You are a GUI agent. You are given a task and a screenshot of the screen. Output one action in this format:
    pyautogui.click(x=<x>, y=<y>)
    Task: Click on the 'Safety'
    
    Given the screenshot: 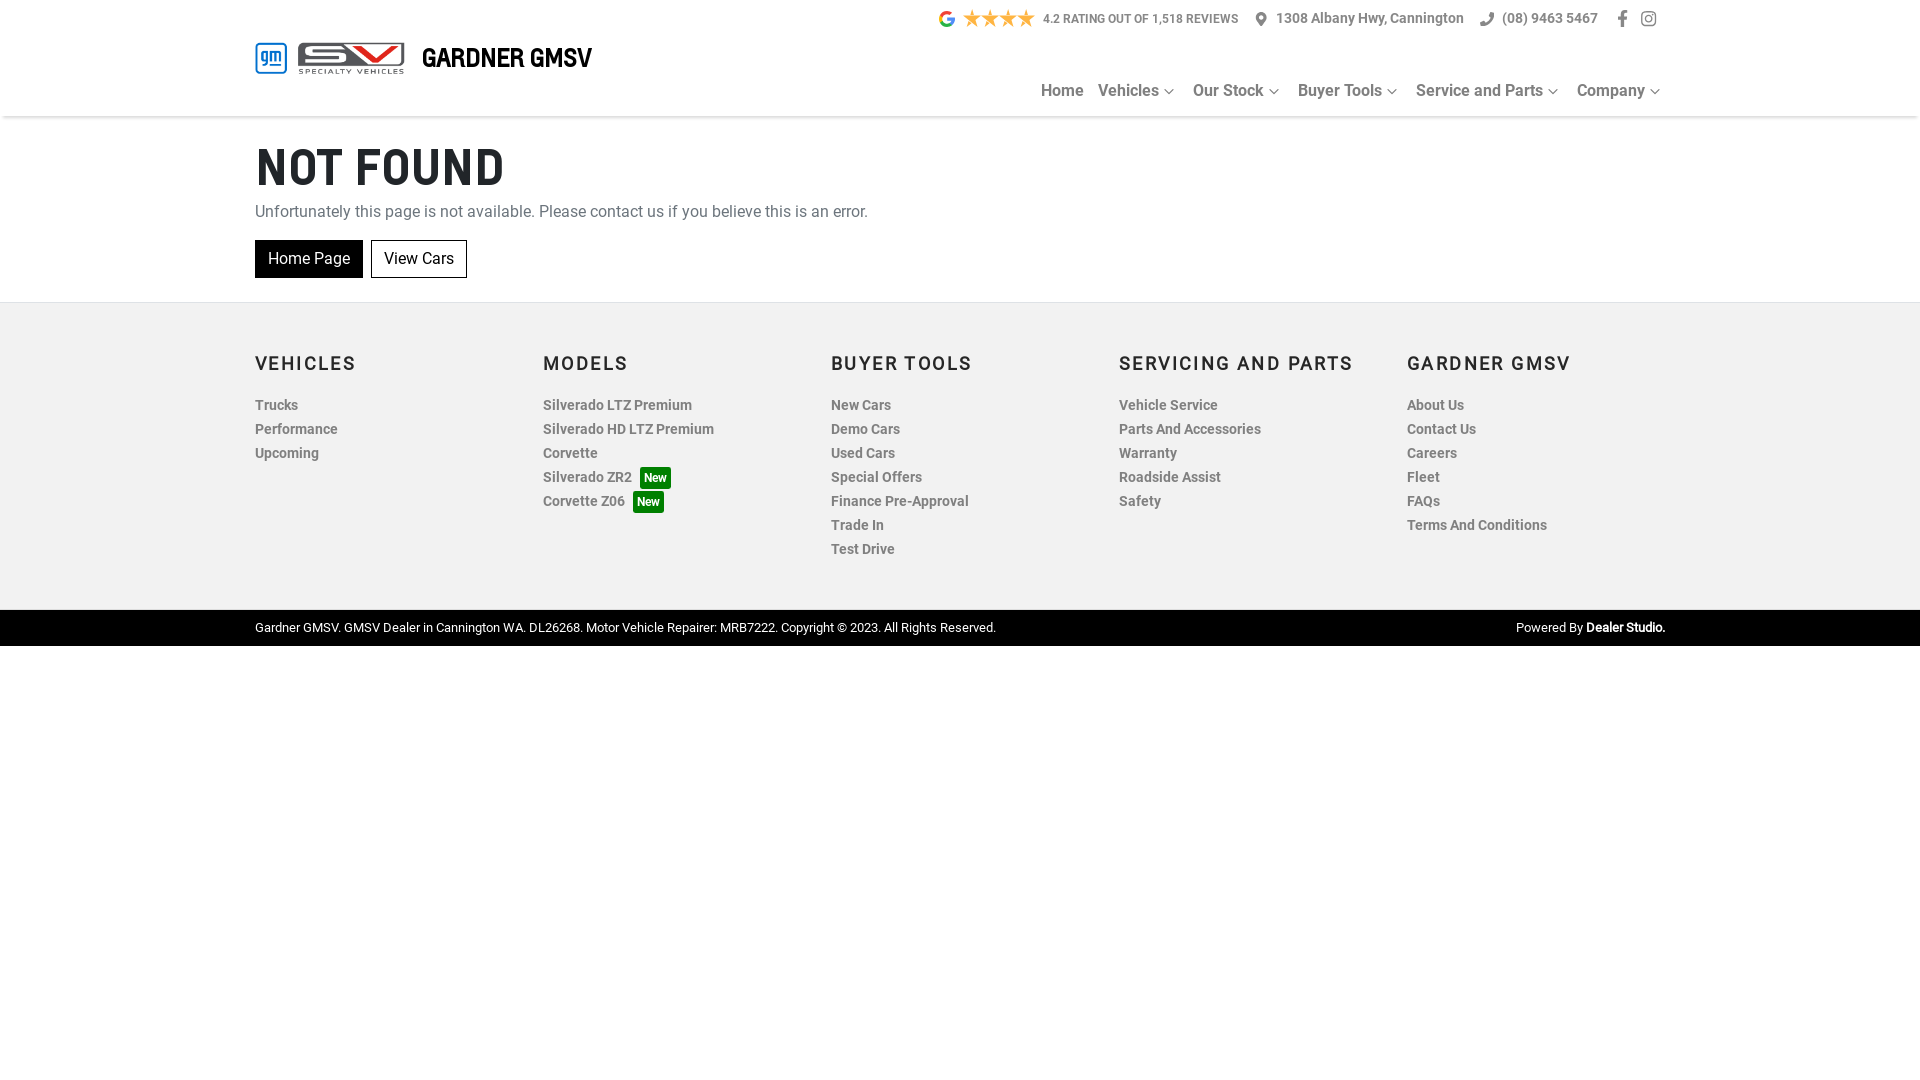 What is the action you would take?
    pyautogui.click(x=1140, y=500)
    